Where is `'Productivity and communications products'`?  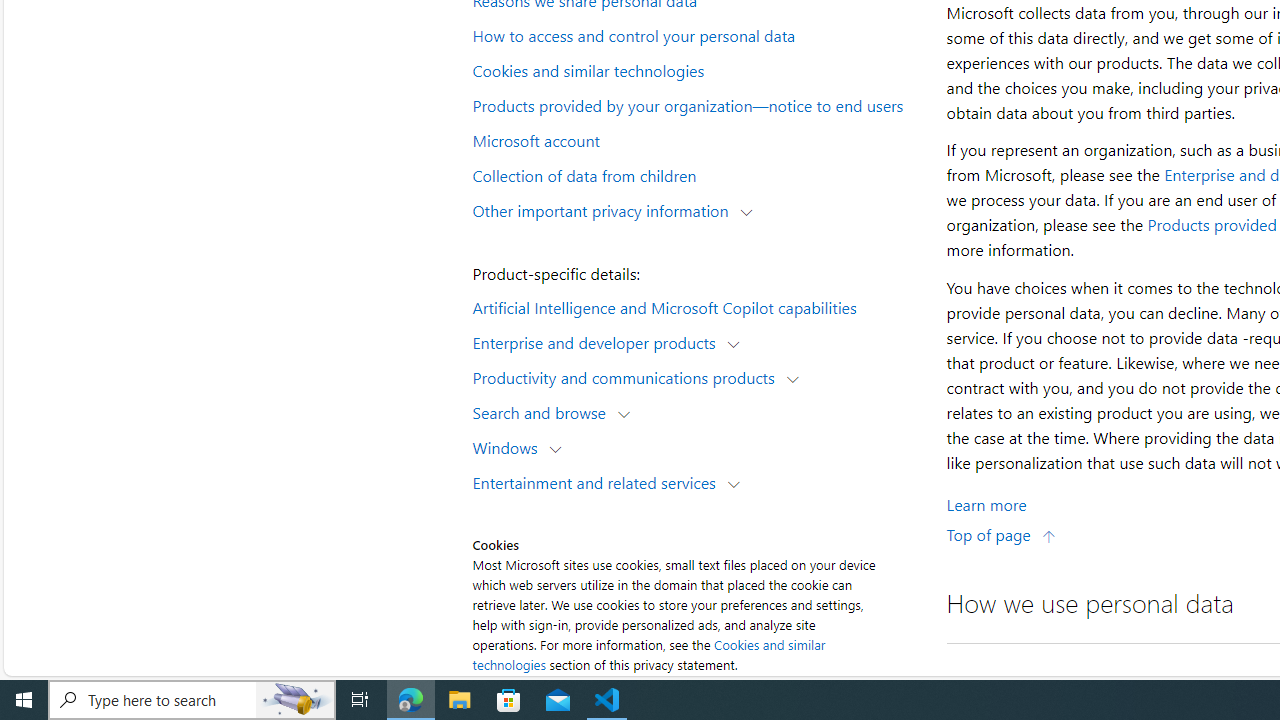 'Productivity and communications products' is located at coordinates (627, 376).